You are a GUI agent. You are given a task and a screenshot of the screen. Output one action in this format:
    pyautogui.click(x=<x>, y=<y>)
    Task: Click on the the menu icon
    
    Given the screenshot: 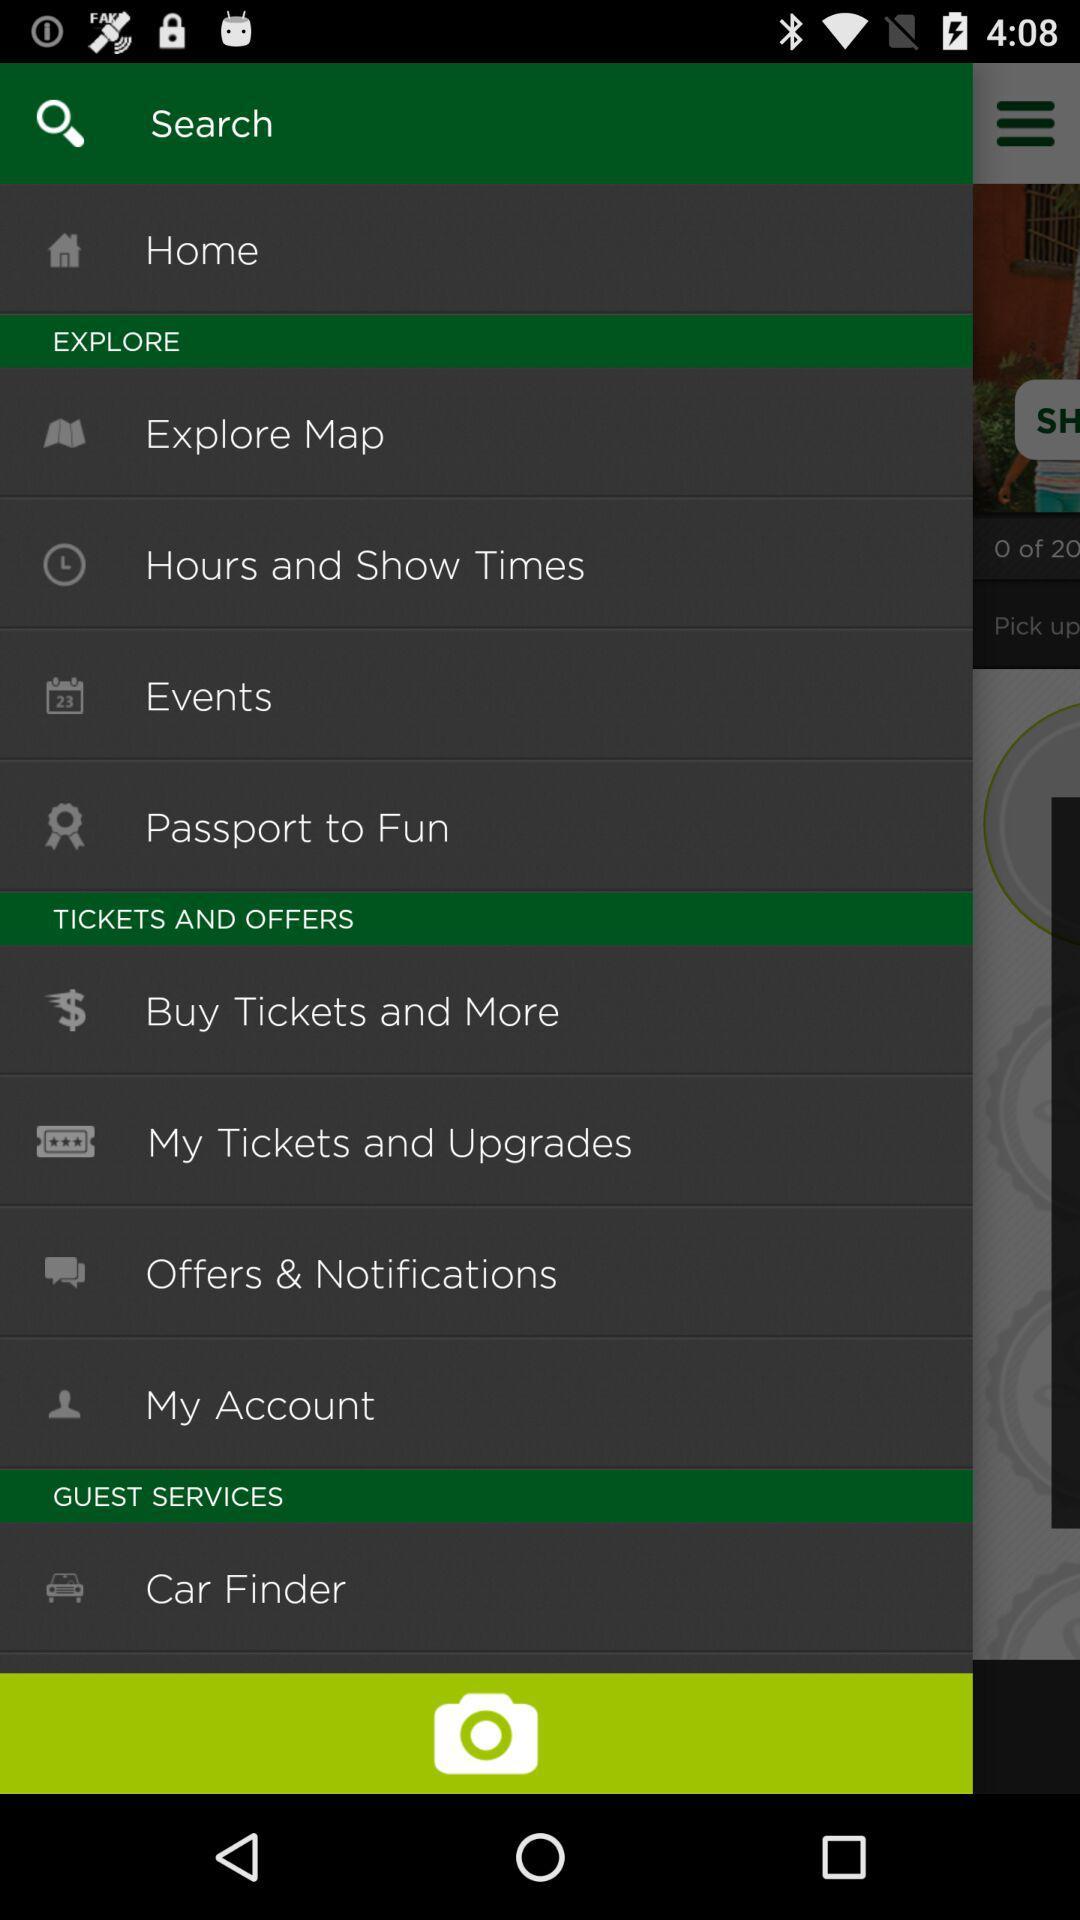 What is the action you would take?
    pyautogui.click(x=1026, y=131)
    